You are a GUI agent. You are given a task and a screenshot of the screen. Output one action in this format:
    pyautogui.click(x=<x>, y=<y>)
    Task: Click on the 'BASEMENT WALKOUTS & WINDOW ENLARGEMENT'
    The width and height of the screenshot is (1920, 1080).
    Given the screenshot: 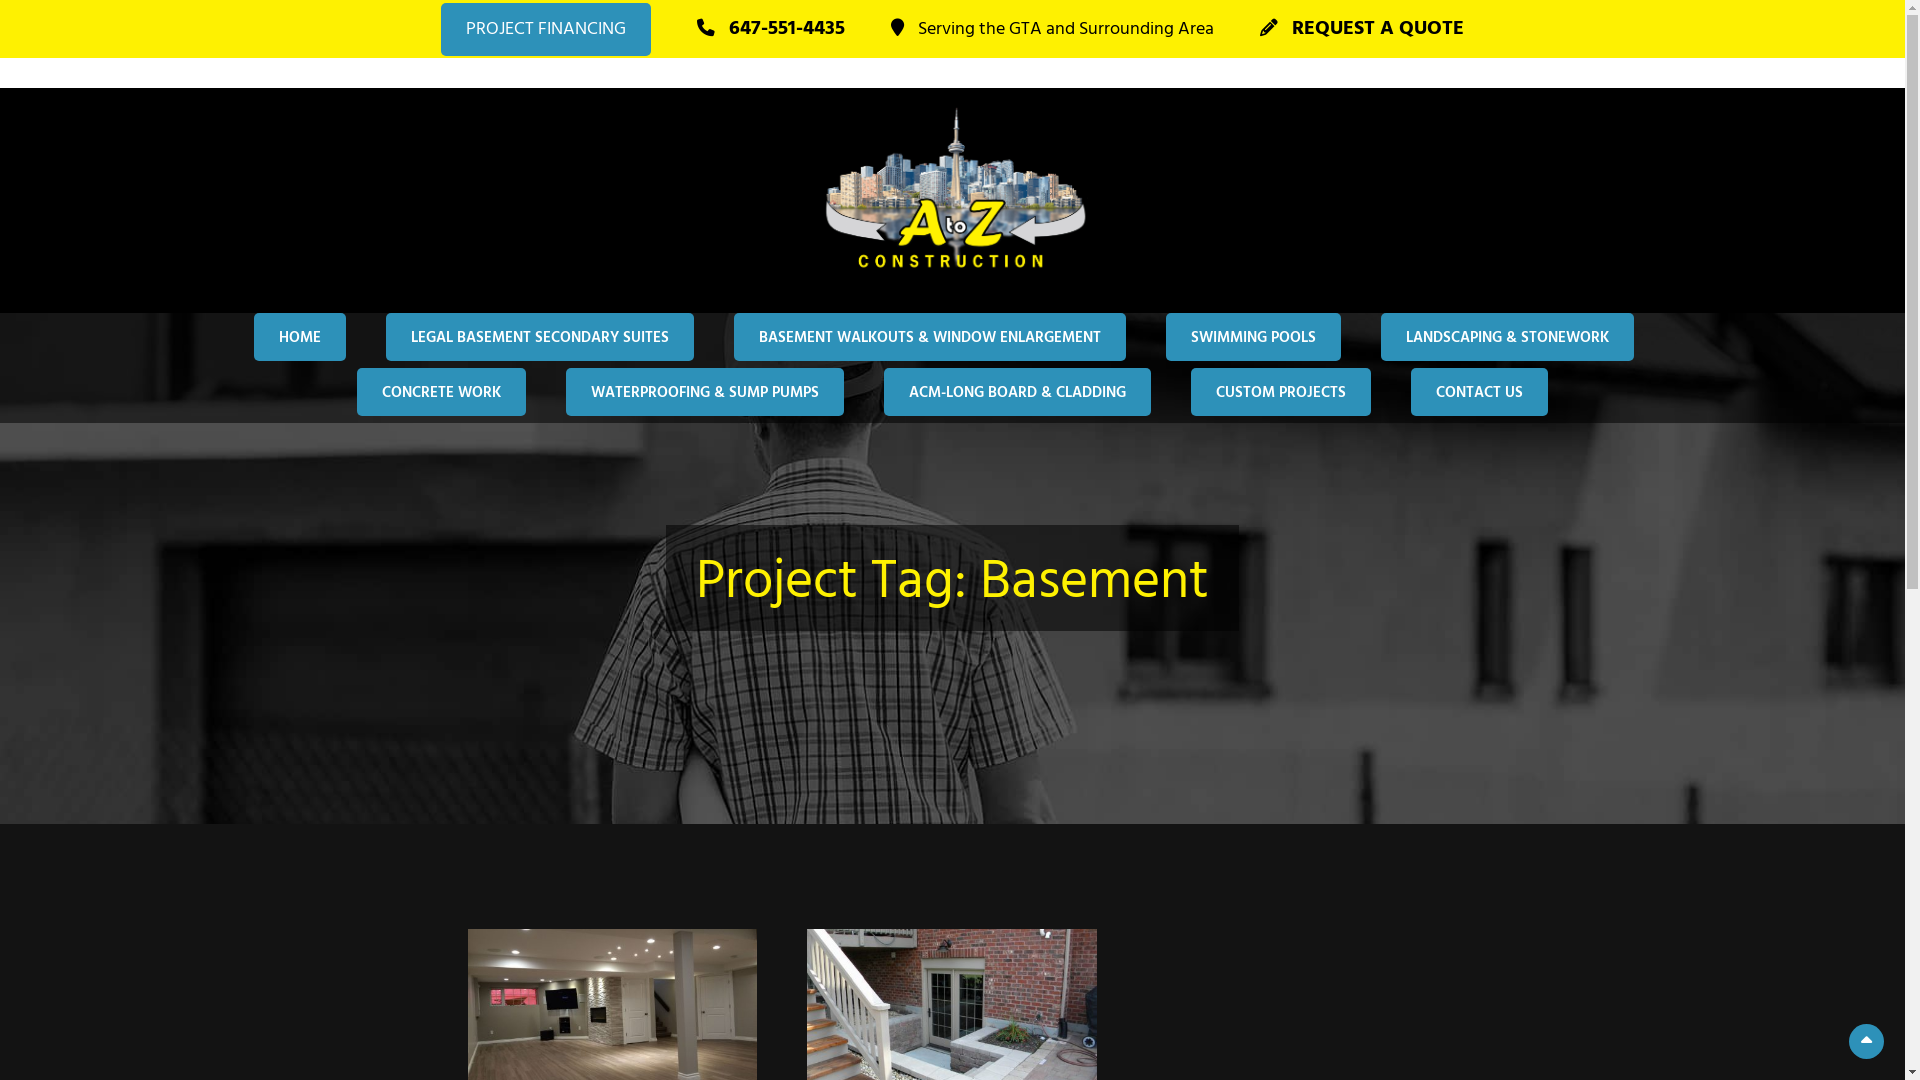 What is the action you would take?
    pyautogui.click(x=929, y=334)
    